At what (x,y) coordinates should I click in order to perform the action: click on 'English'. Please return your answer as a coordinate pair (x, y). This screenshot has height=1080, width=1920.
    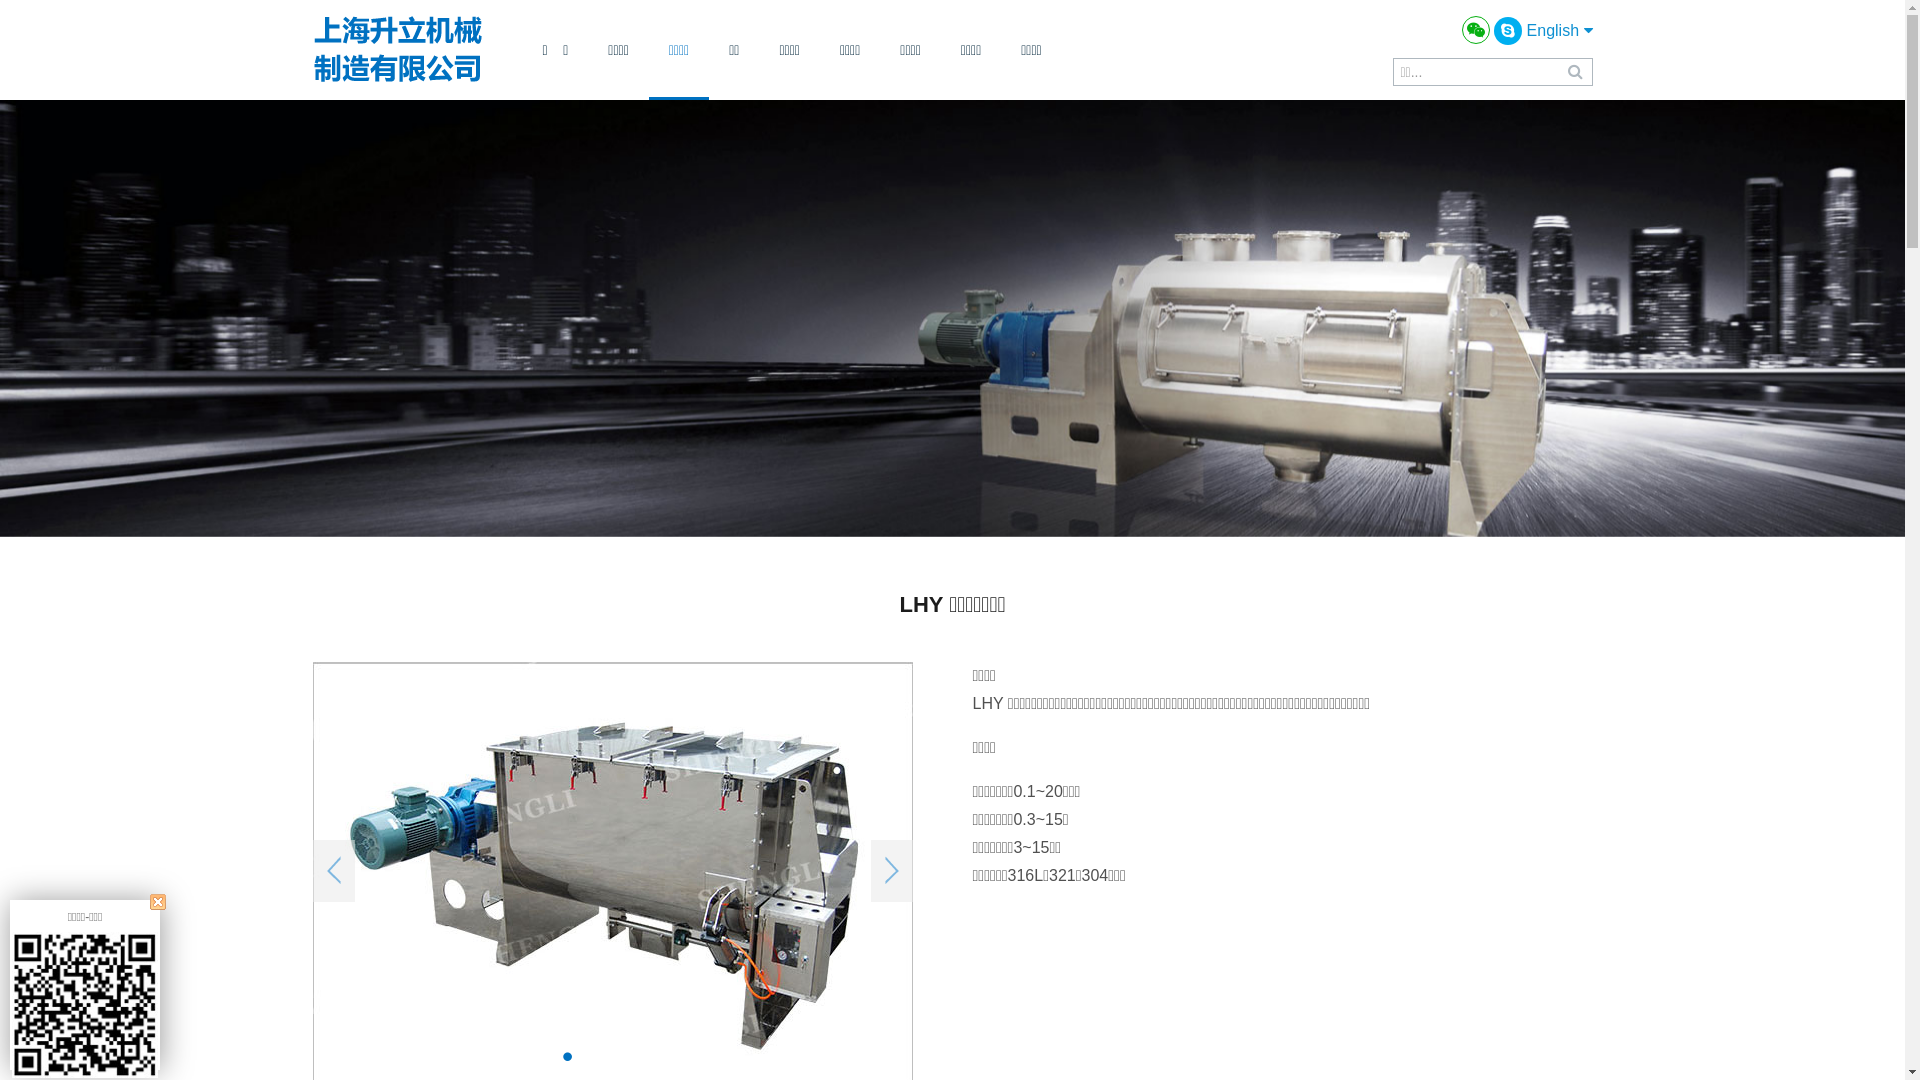
    Looking at the image, I should click on (1559, 30).